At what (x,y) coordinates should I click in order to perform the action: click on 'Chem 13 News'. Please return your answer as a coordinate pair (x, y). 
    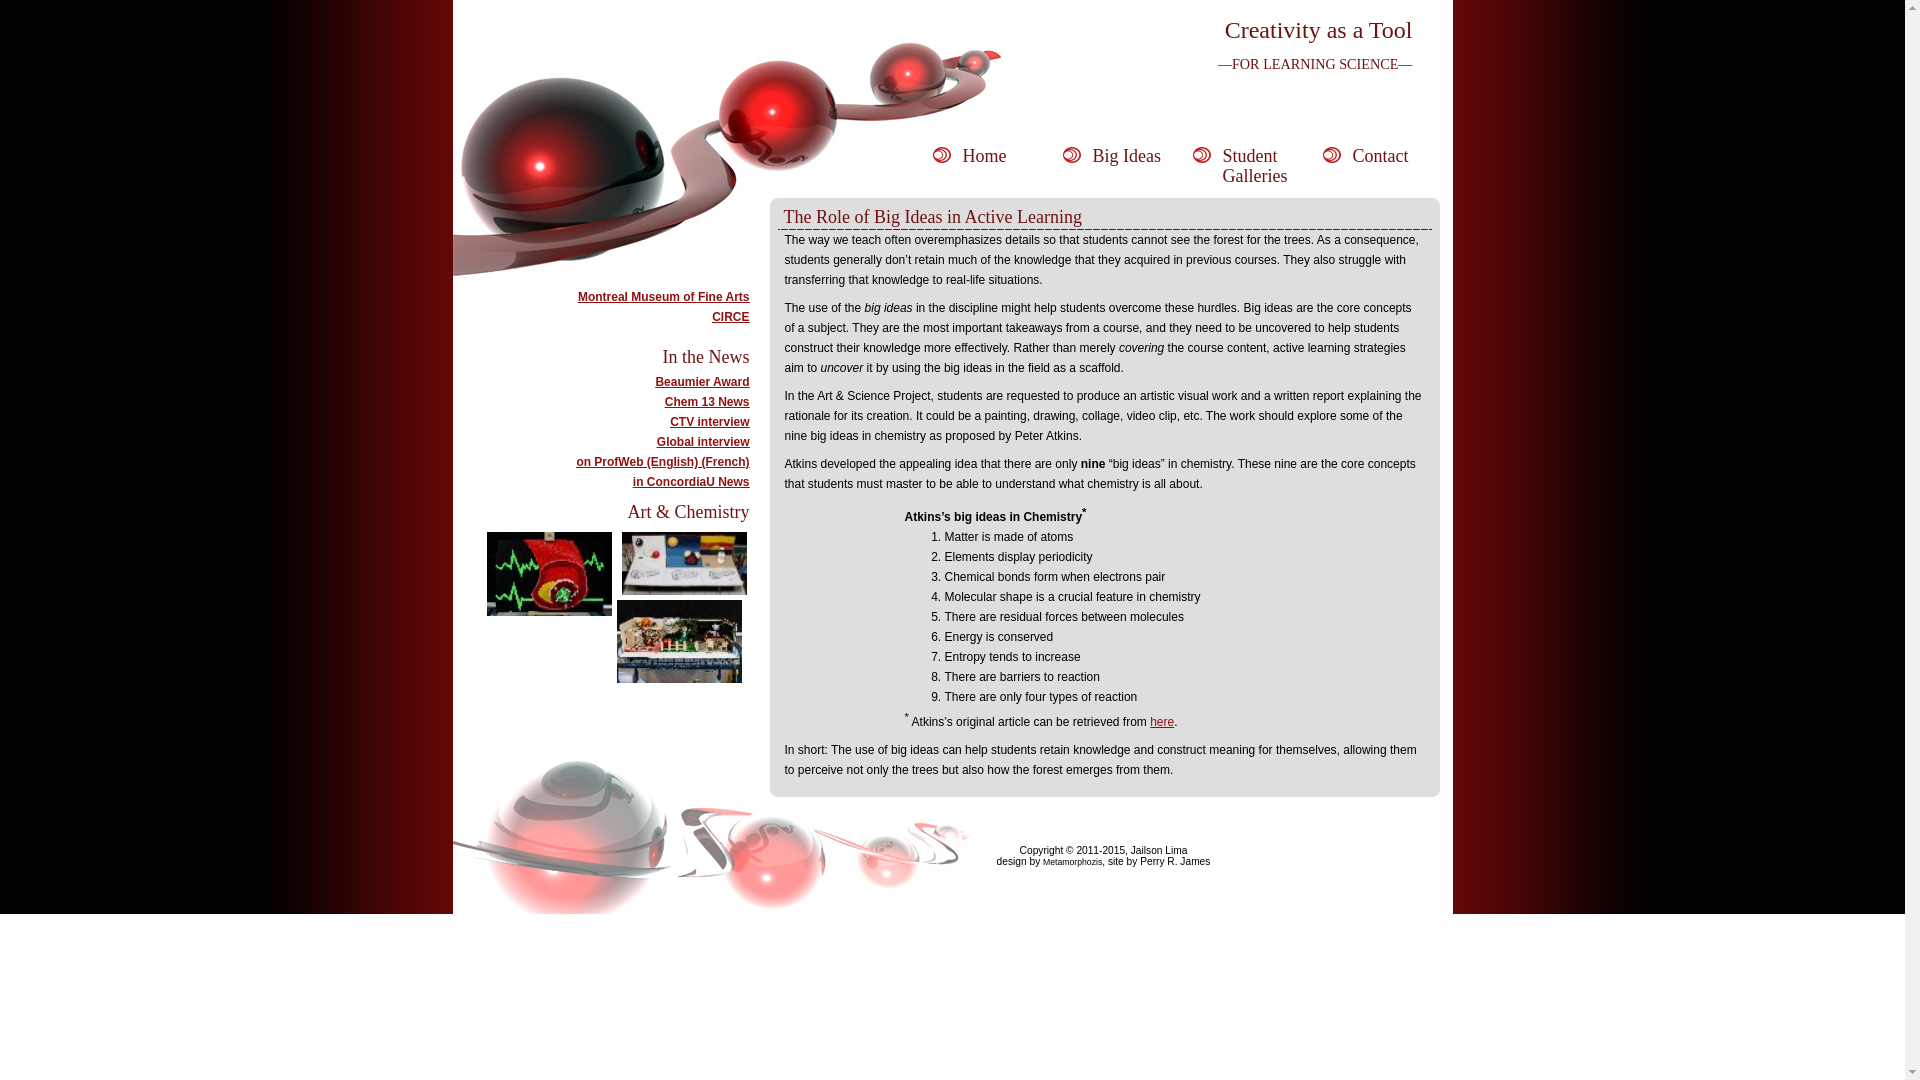
    Looking at the image, I should click on (665, 401).